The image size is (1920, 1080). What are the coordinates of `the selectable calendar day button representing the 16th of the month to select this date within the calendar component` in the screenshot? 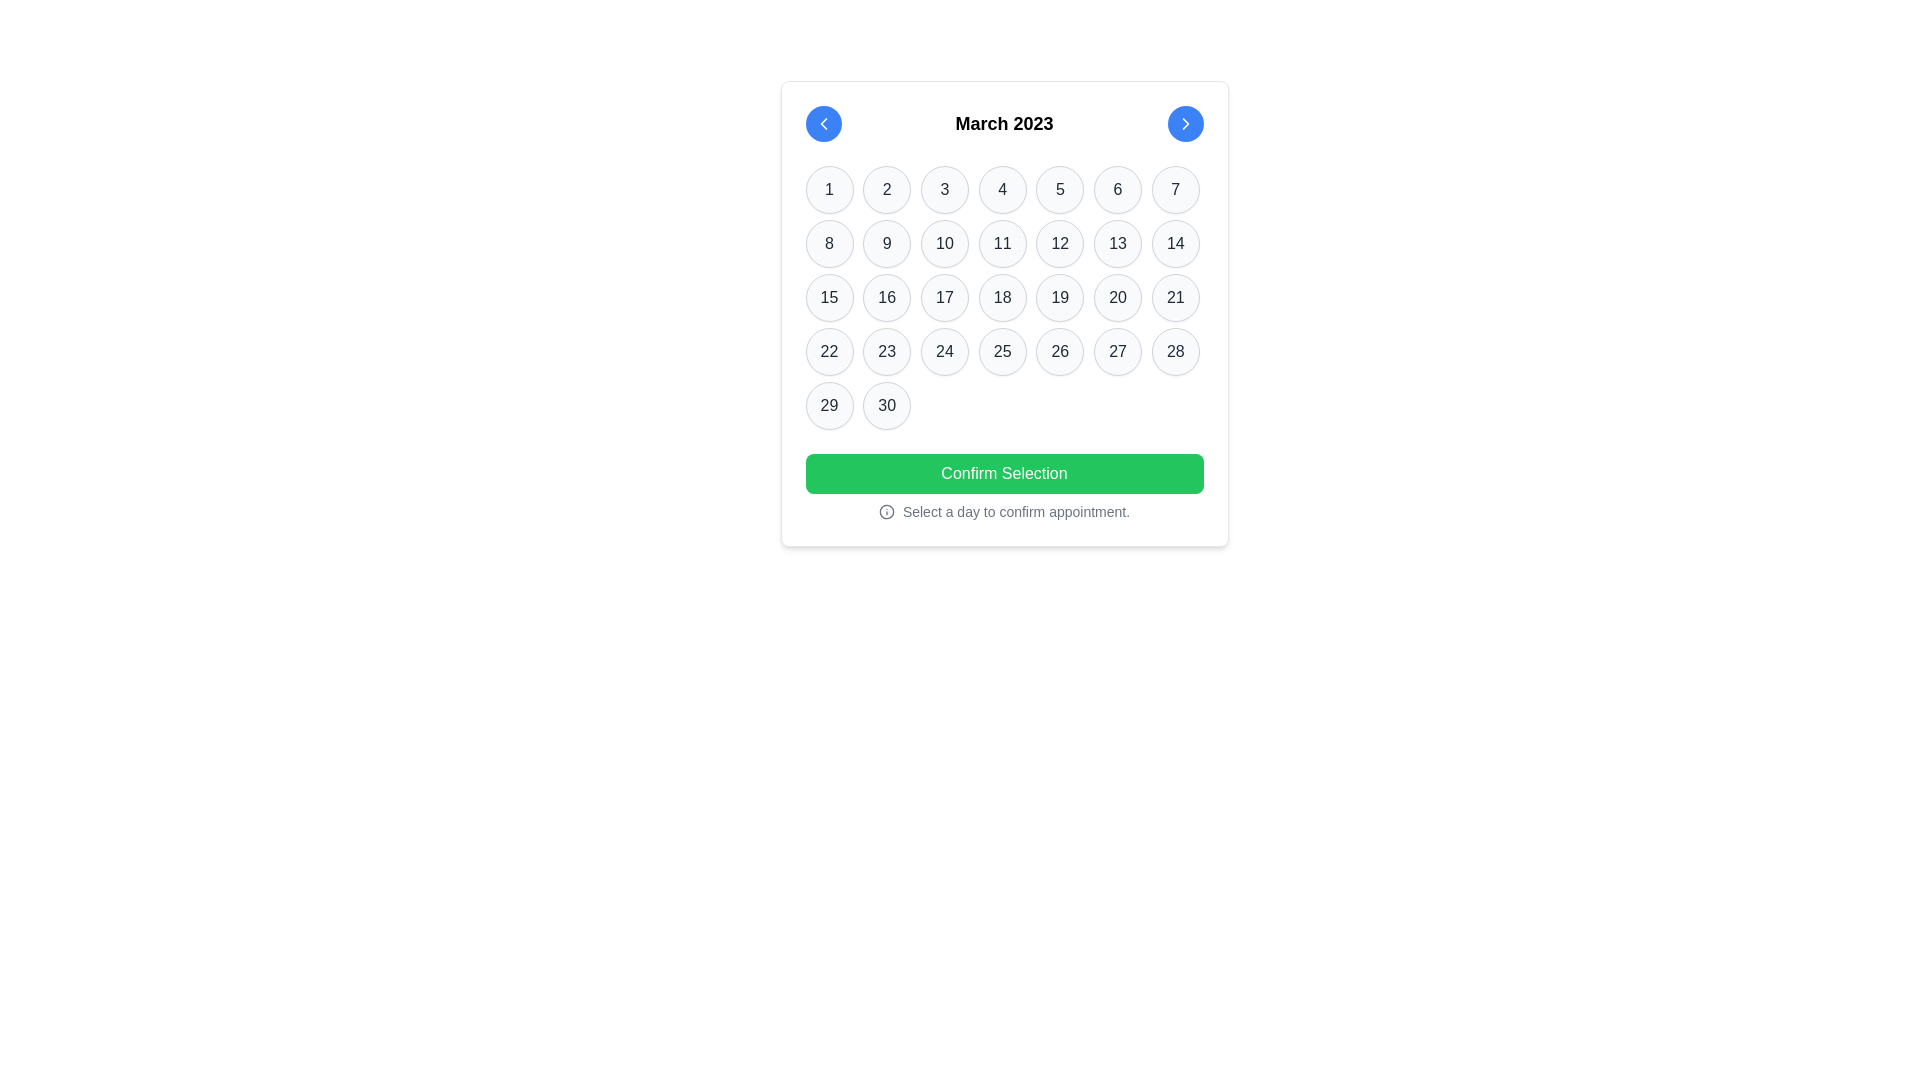 It's located at (886, 297).